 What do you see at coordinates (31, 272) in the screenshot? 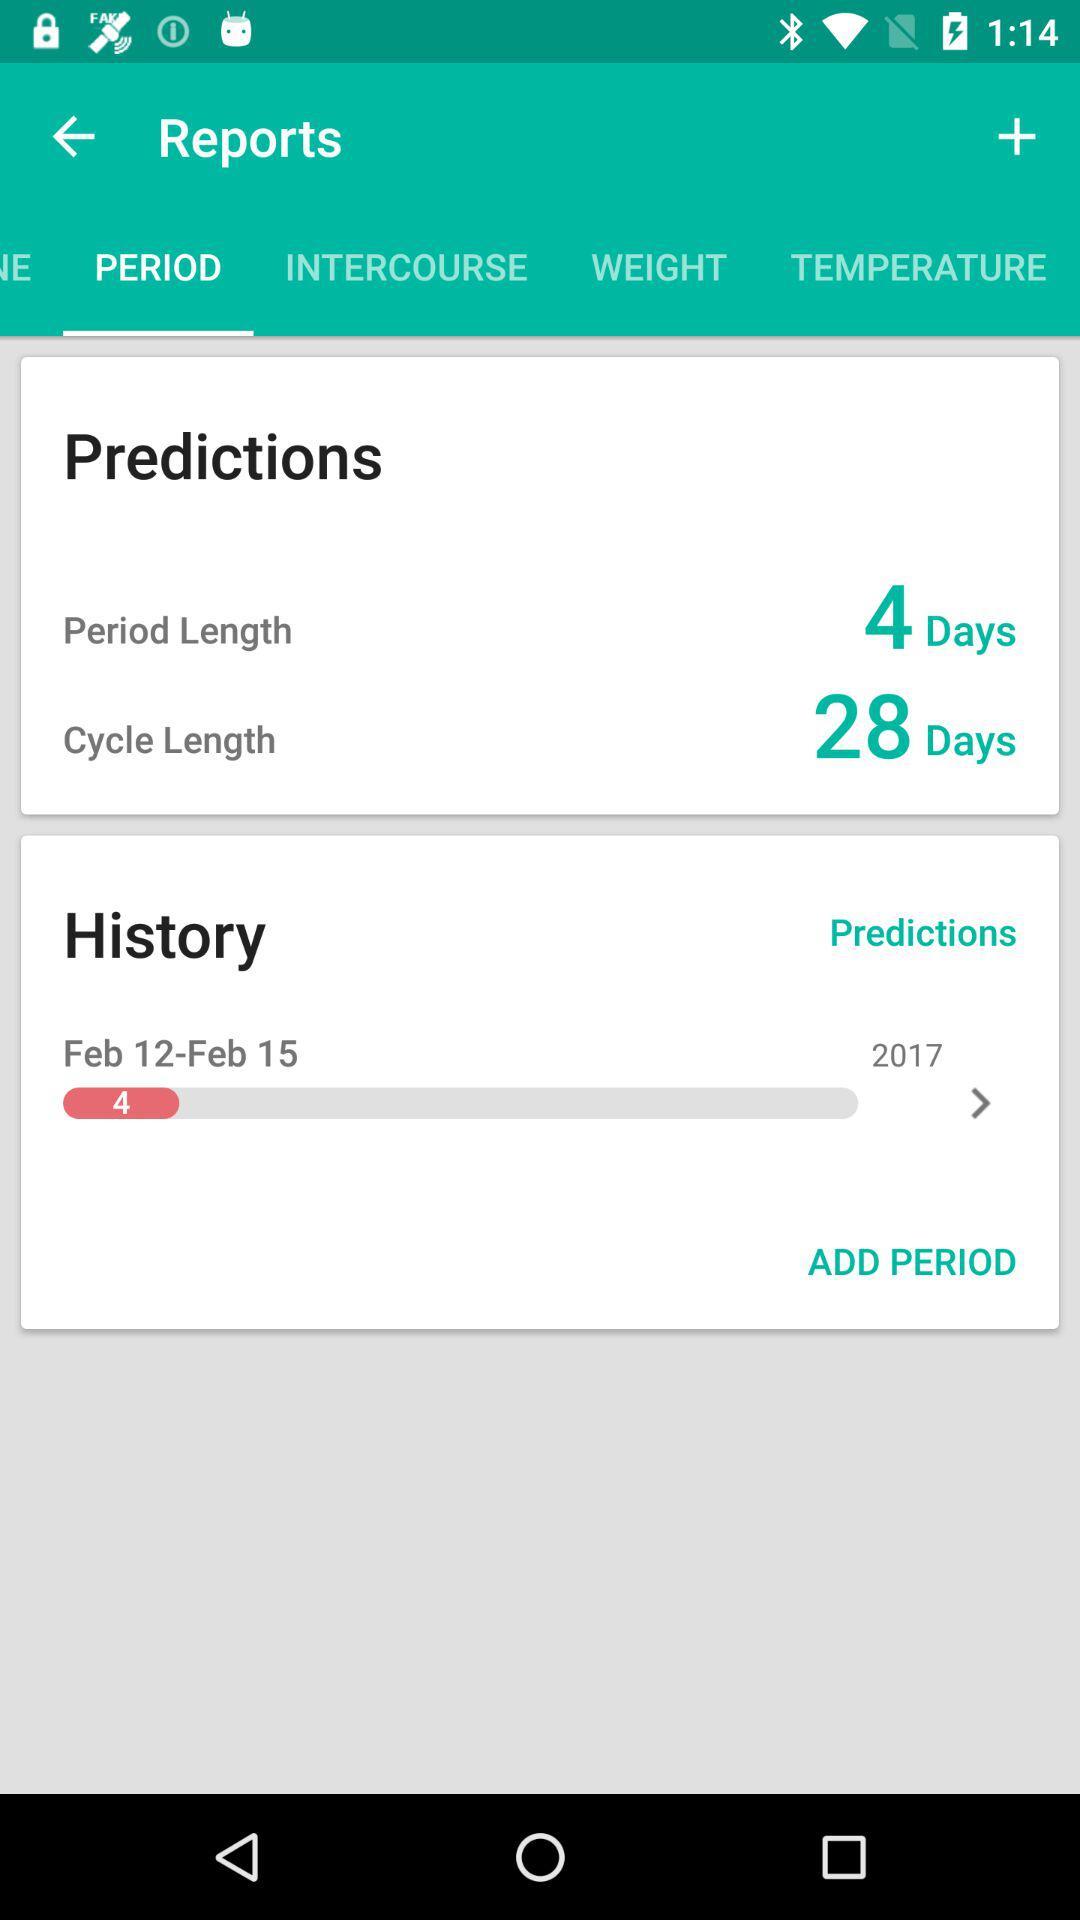
I see `the timeline` at bounding box center [31, 272].